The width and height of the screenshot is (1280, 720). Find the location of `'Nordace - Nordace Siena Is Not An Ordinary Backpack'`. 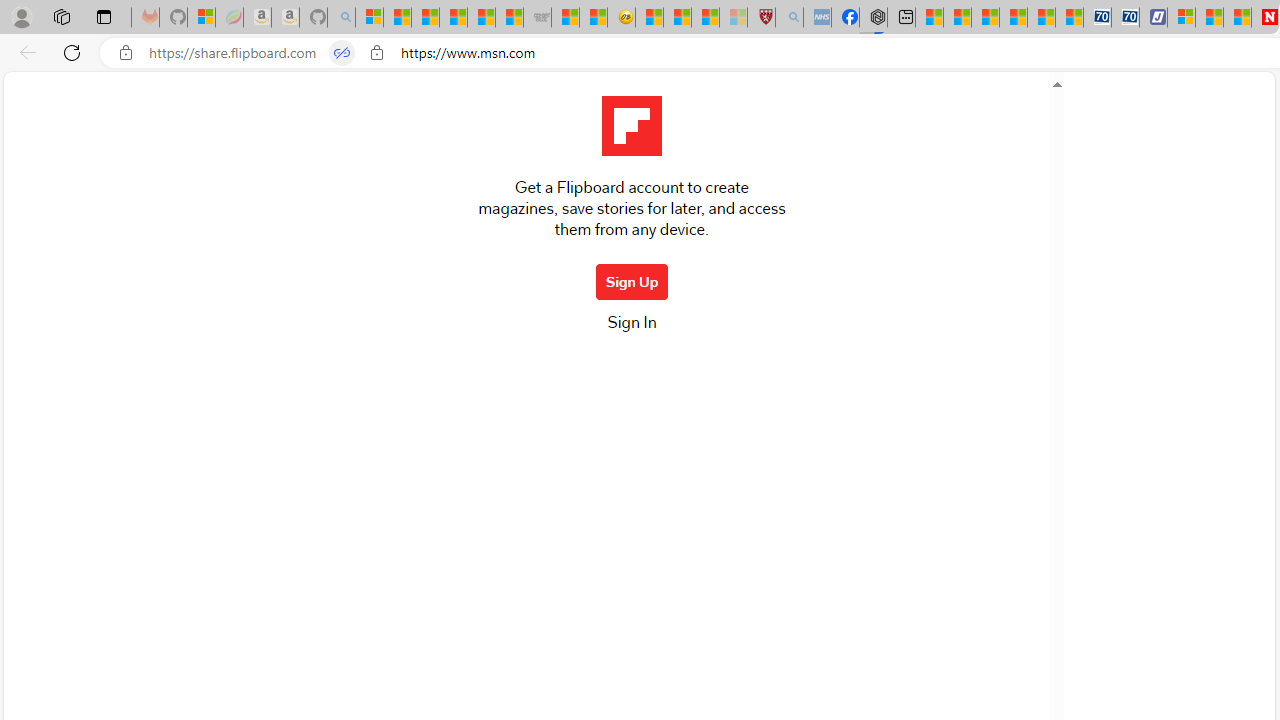

'Nordace - Nordace Siena Is Not An Ordinary Backpack' is located at coordinates (873, 17).